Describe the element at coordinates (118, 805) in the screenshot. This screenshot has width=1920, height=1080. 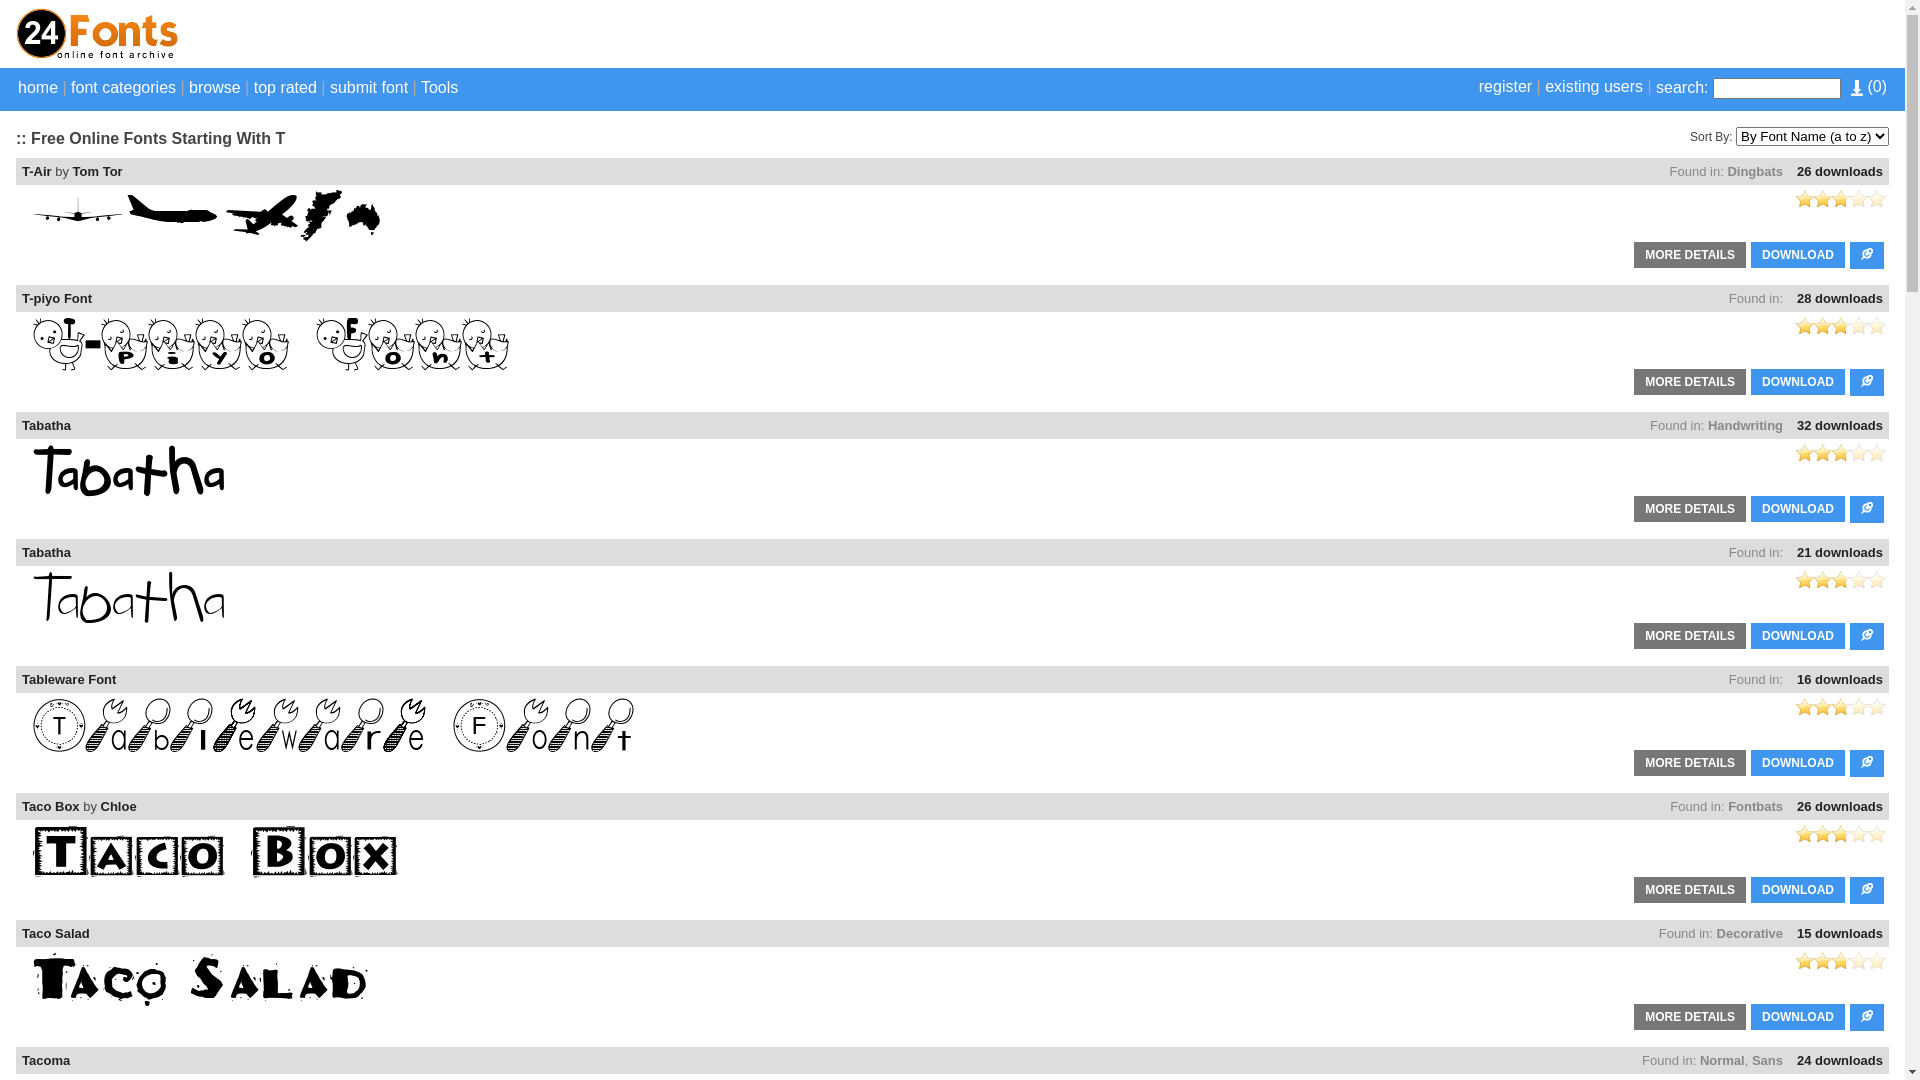
I see `'Chloe'` at that location.